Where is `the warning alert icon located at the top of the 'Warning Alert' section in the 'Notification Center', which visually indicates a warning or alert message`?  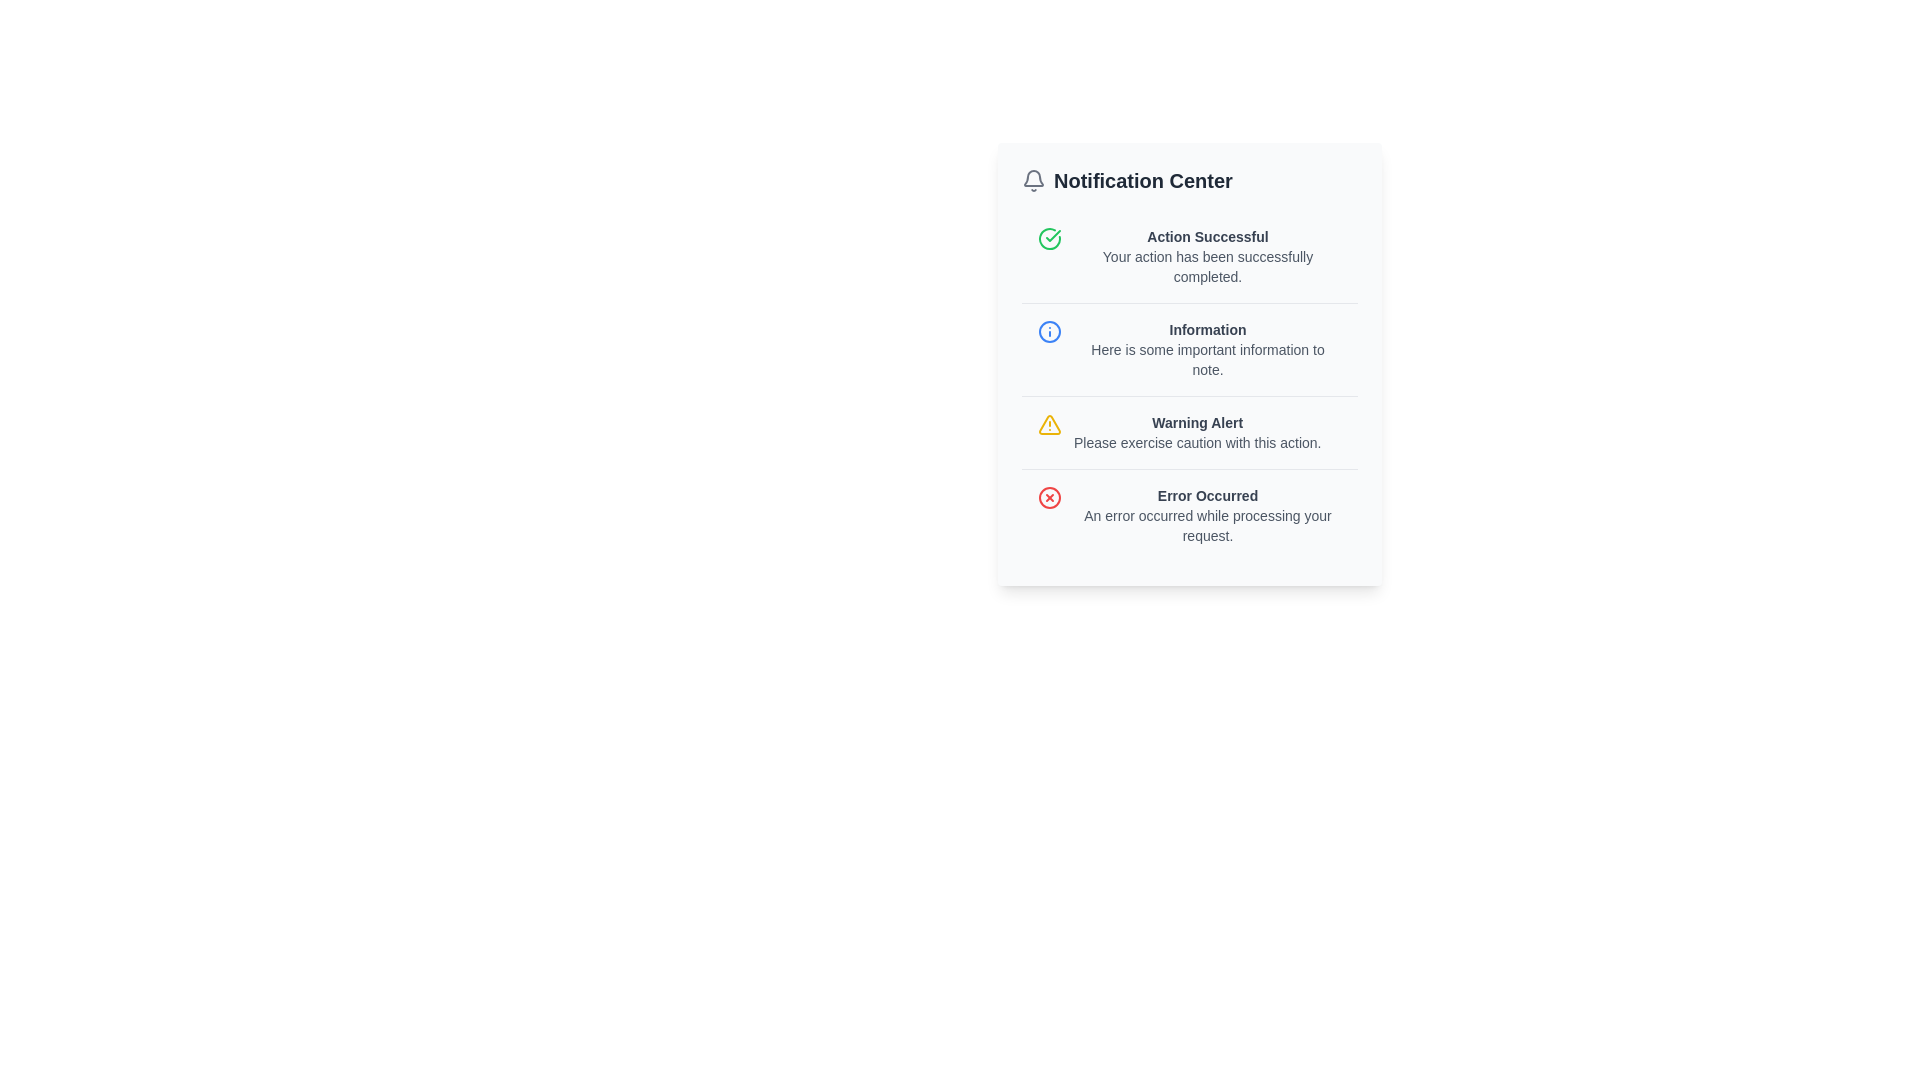
the warning alert icon located at the top of the 'Warning Alert' section in the 'Notification Center', which visually indicates a warning or alert message is located at coordinates (1049, 423).